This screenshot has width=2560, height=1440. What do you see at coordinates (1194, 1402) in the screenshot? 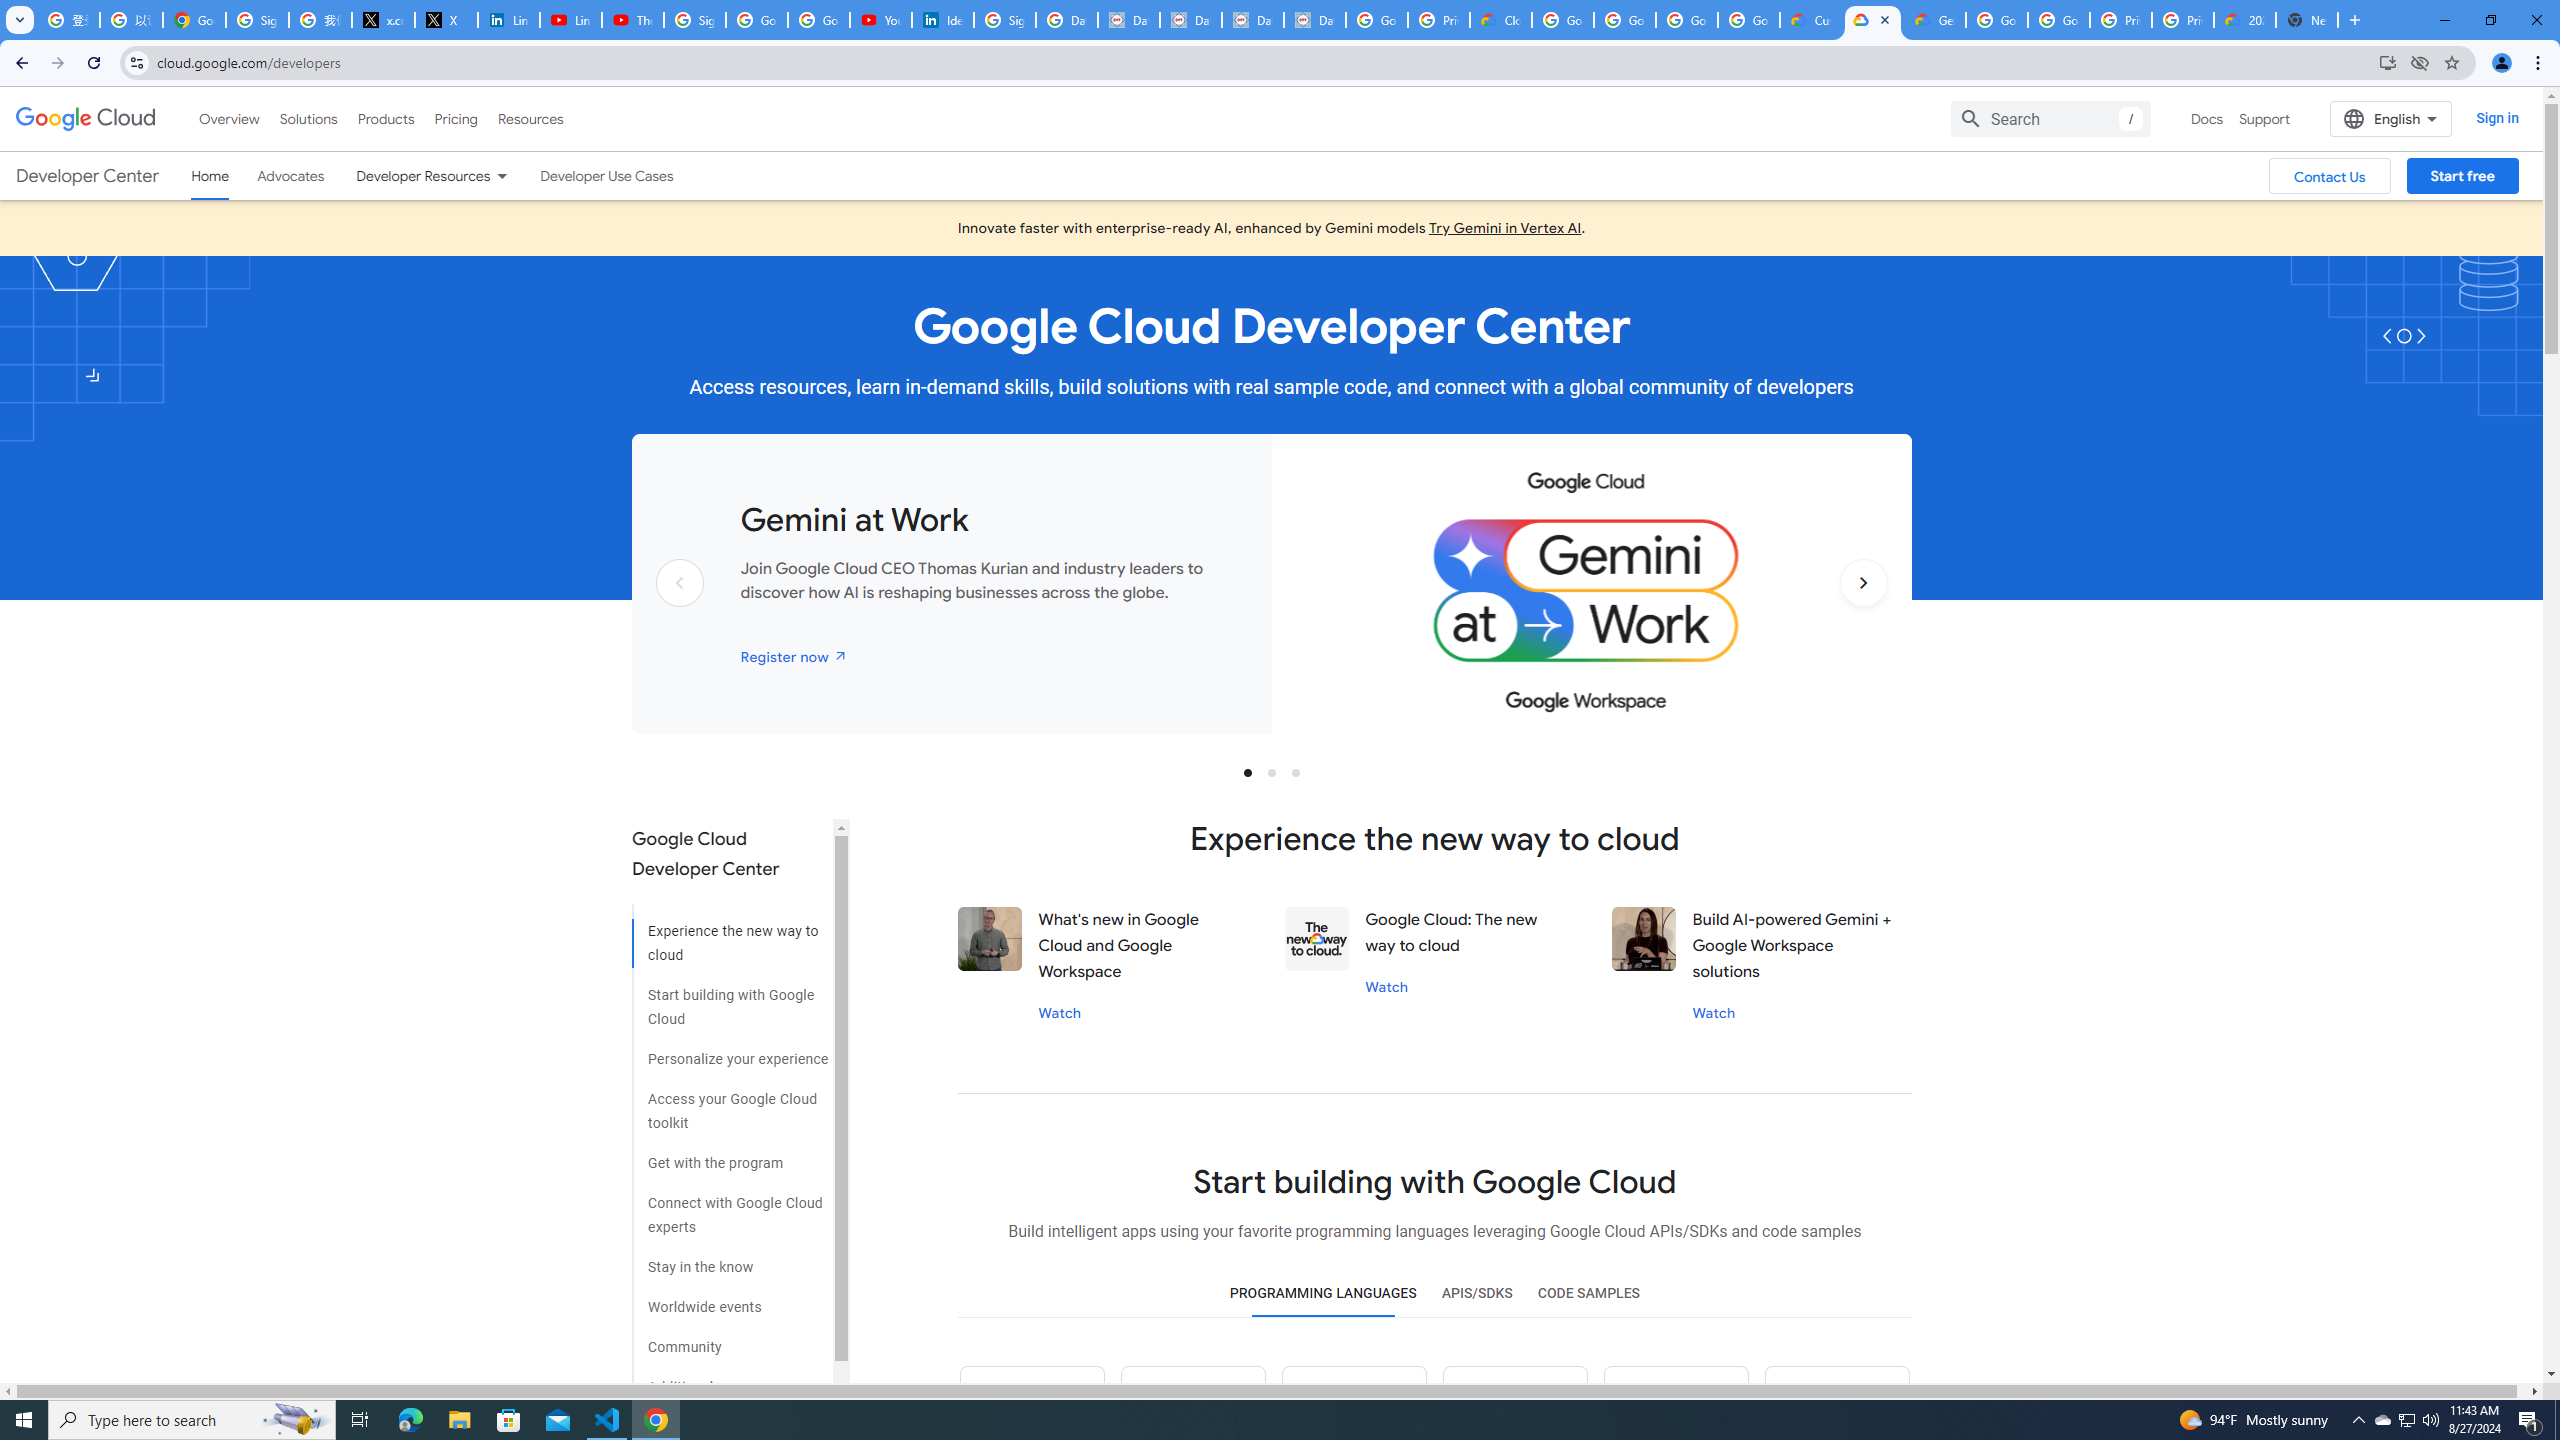
I see `'Java icon'` at bounding box center [1194, 1402].